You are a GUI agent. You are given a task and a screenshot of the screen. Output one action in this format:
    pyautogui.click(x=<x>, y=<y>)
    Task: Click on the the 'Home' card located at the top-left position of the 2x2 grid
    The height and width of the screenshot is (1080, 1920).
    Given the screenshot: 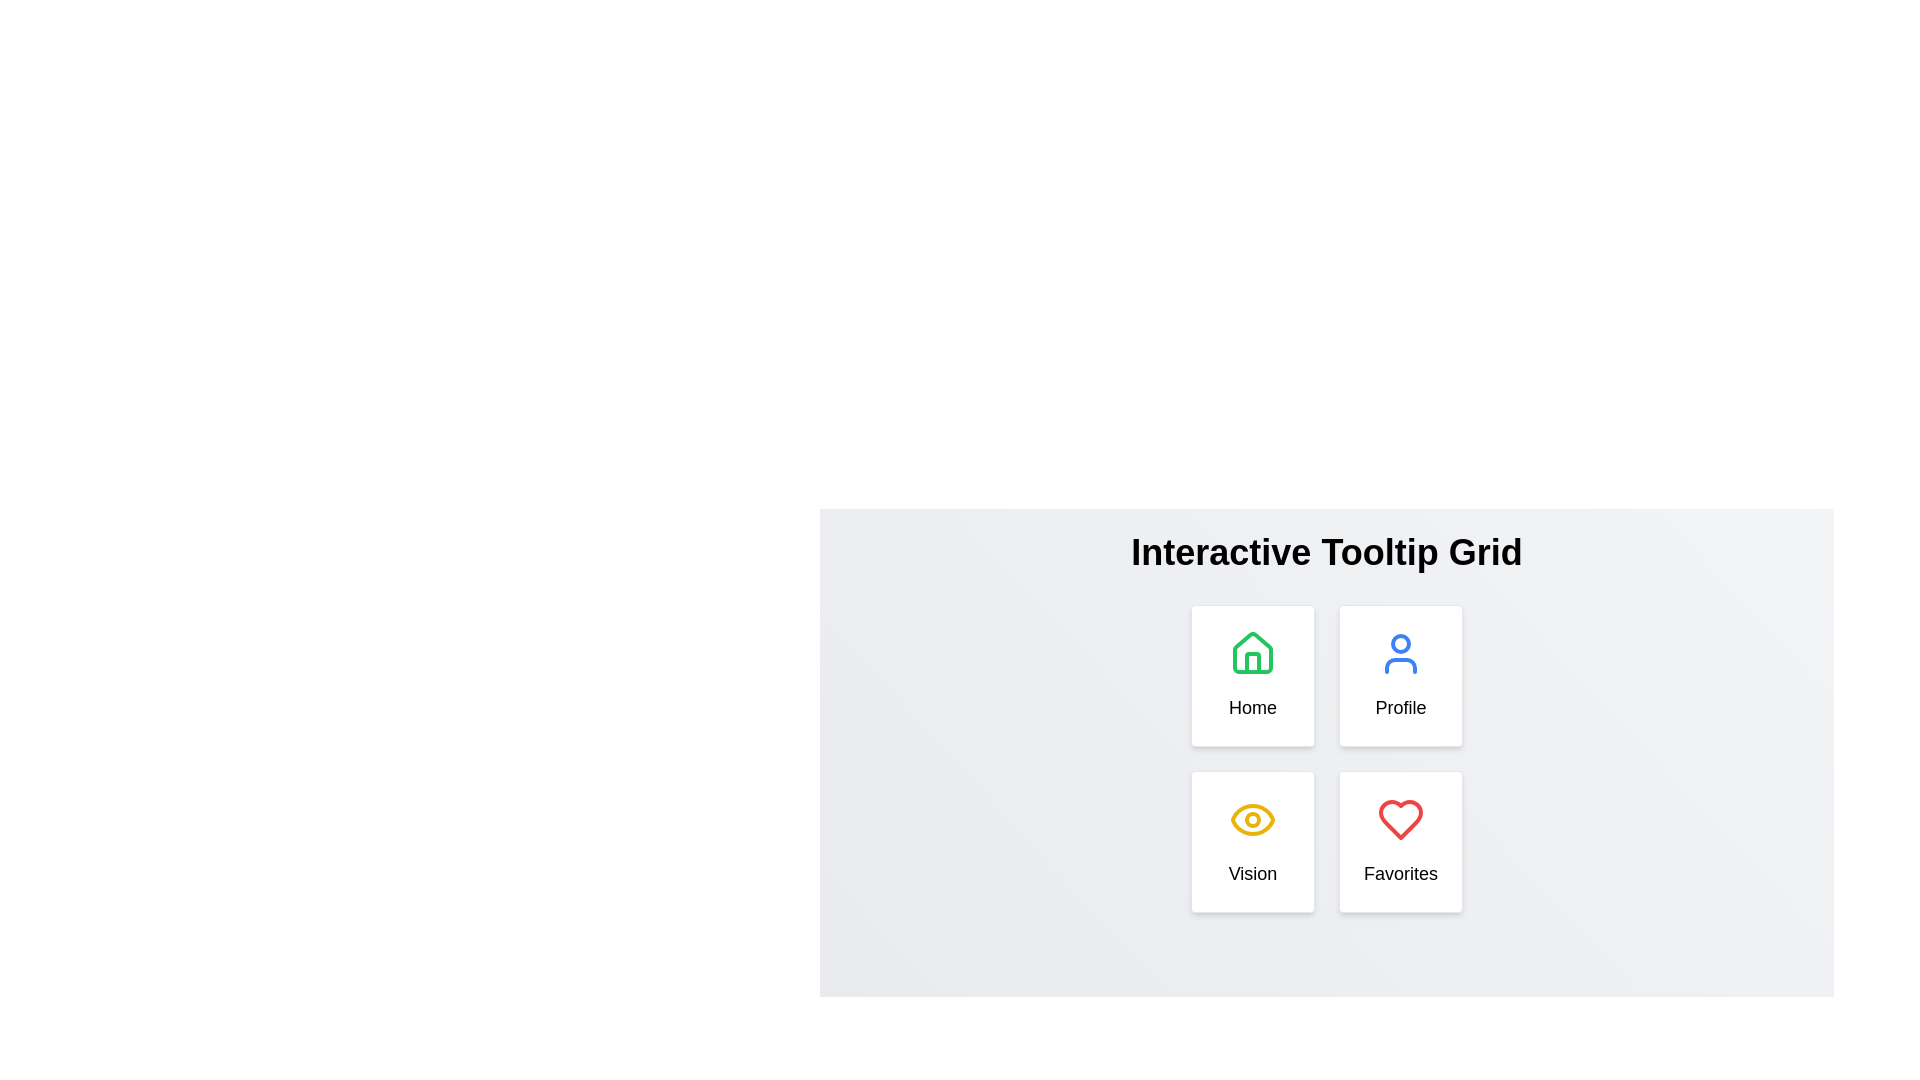 What is the action you would take?
    pyautogui.click(x=1251, y=675)
    